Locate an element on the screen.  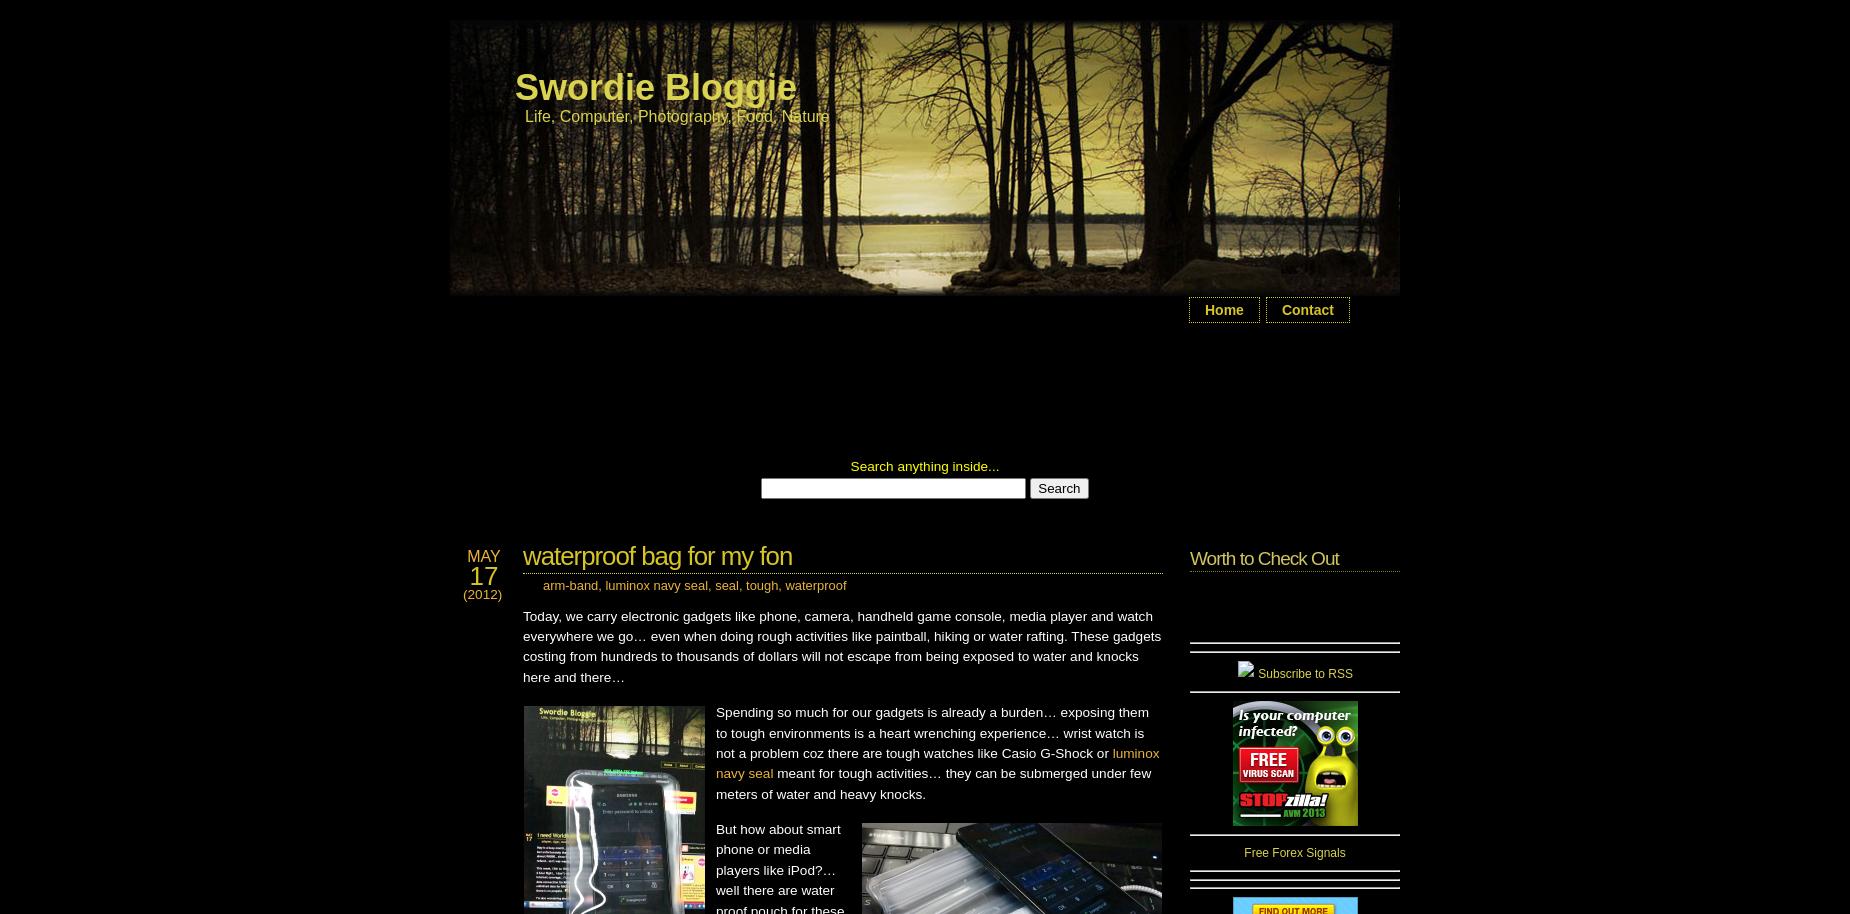
'Worth to Check Out' is located at coordinates (1262, 558).